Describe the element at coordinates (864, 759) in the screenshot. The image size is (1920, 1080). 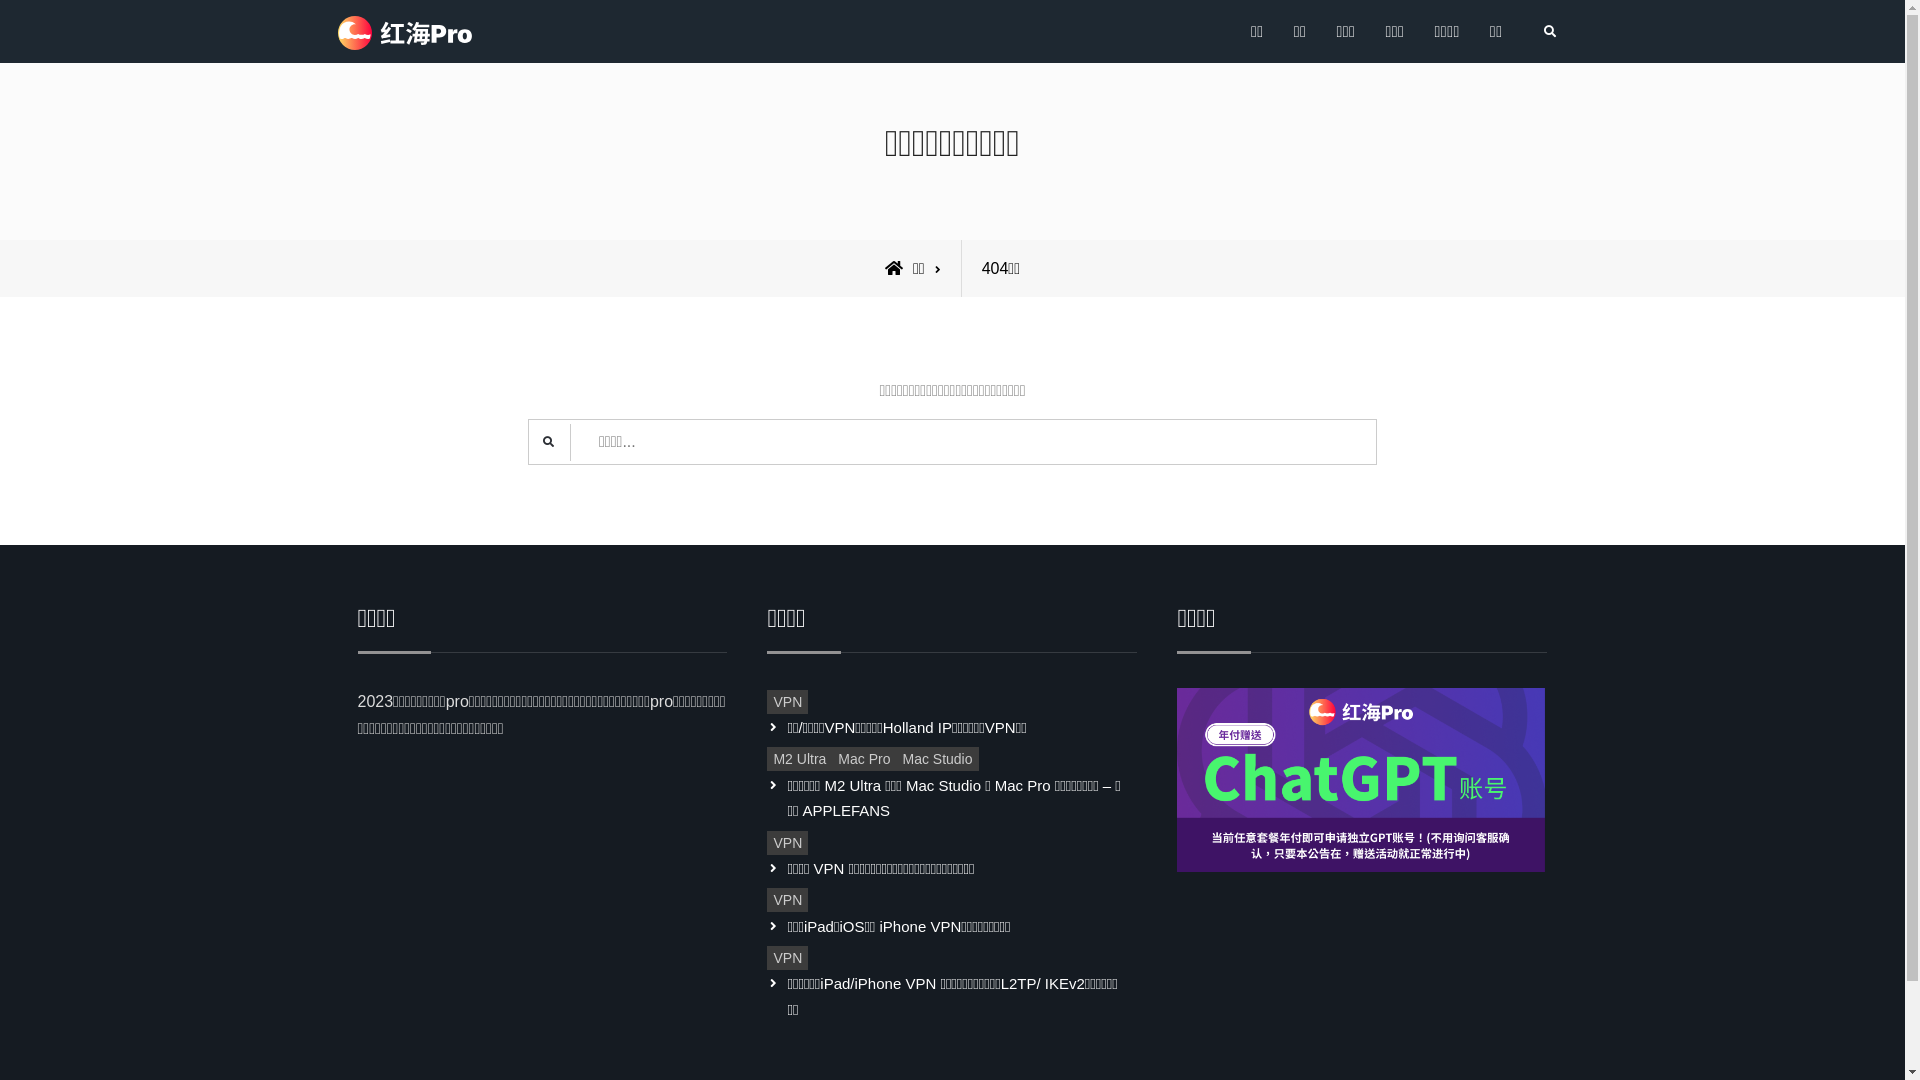
I see `'Mac Pro'` at that location.